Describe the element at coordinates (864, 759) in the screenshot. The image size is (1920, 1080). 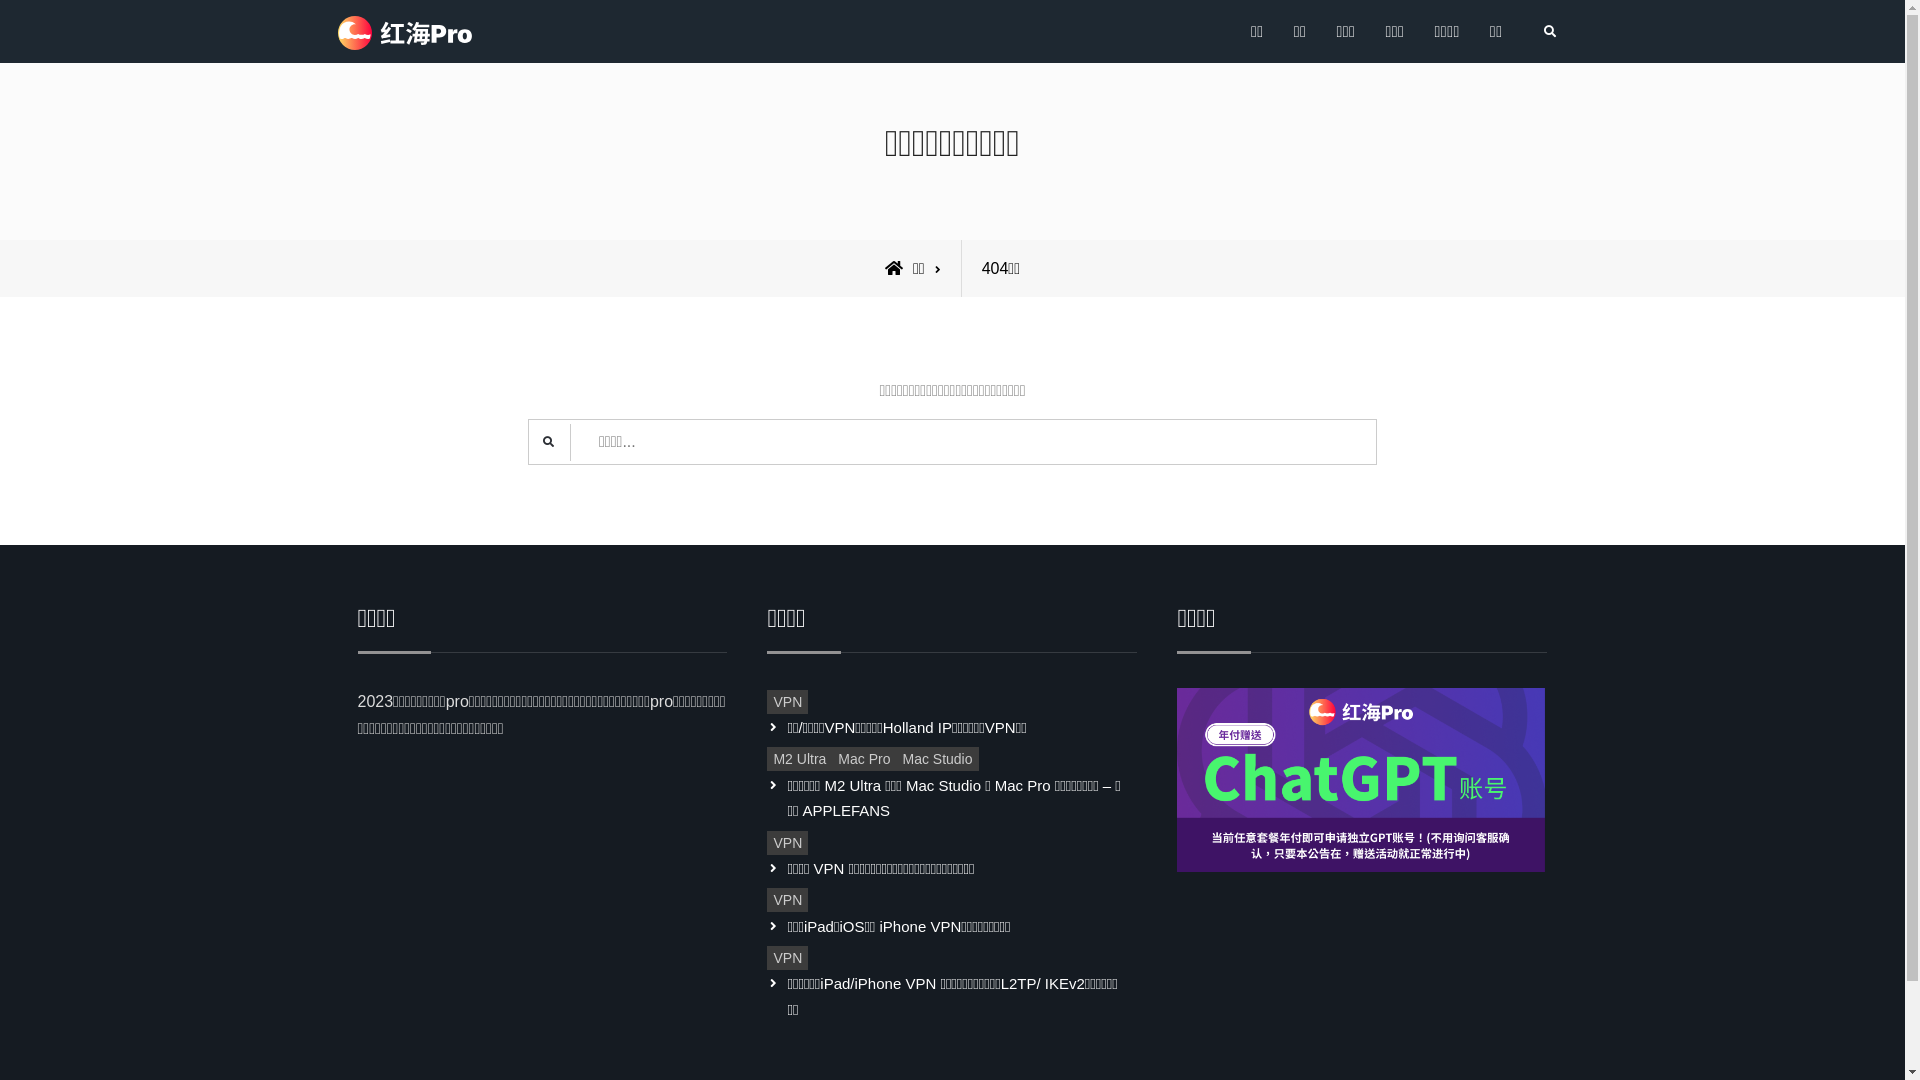
I see `'Mac Pro'` at that location.